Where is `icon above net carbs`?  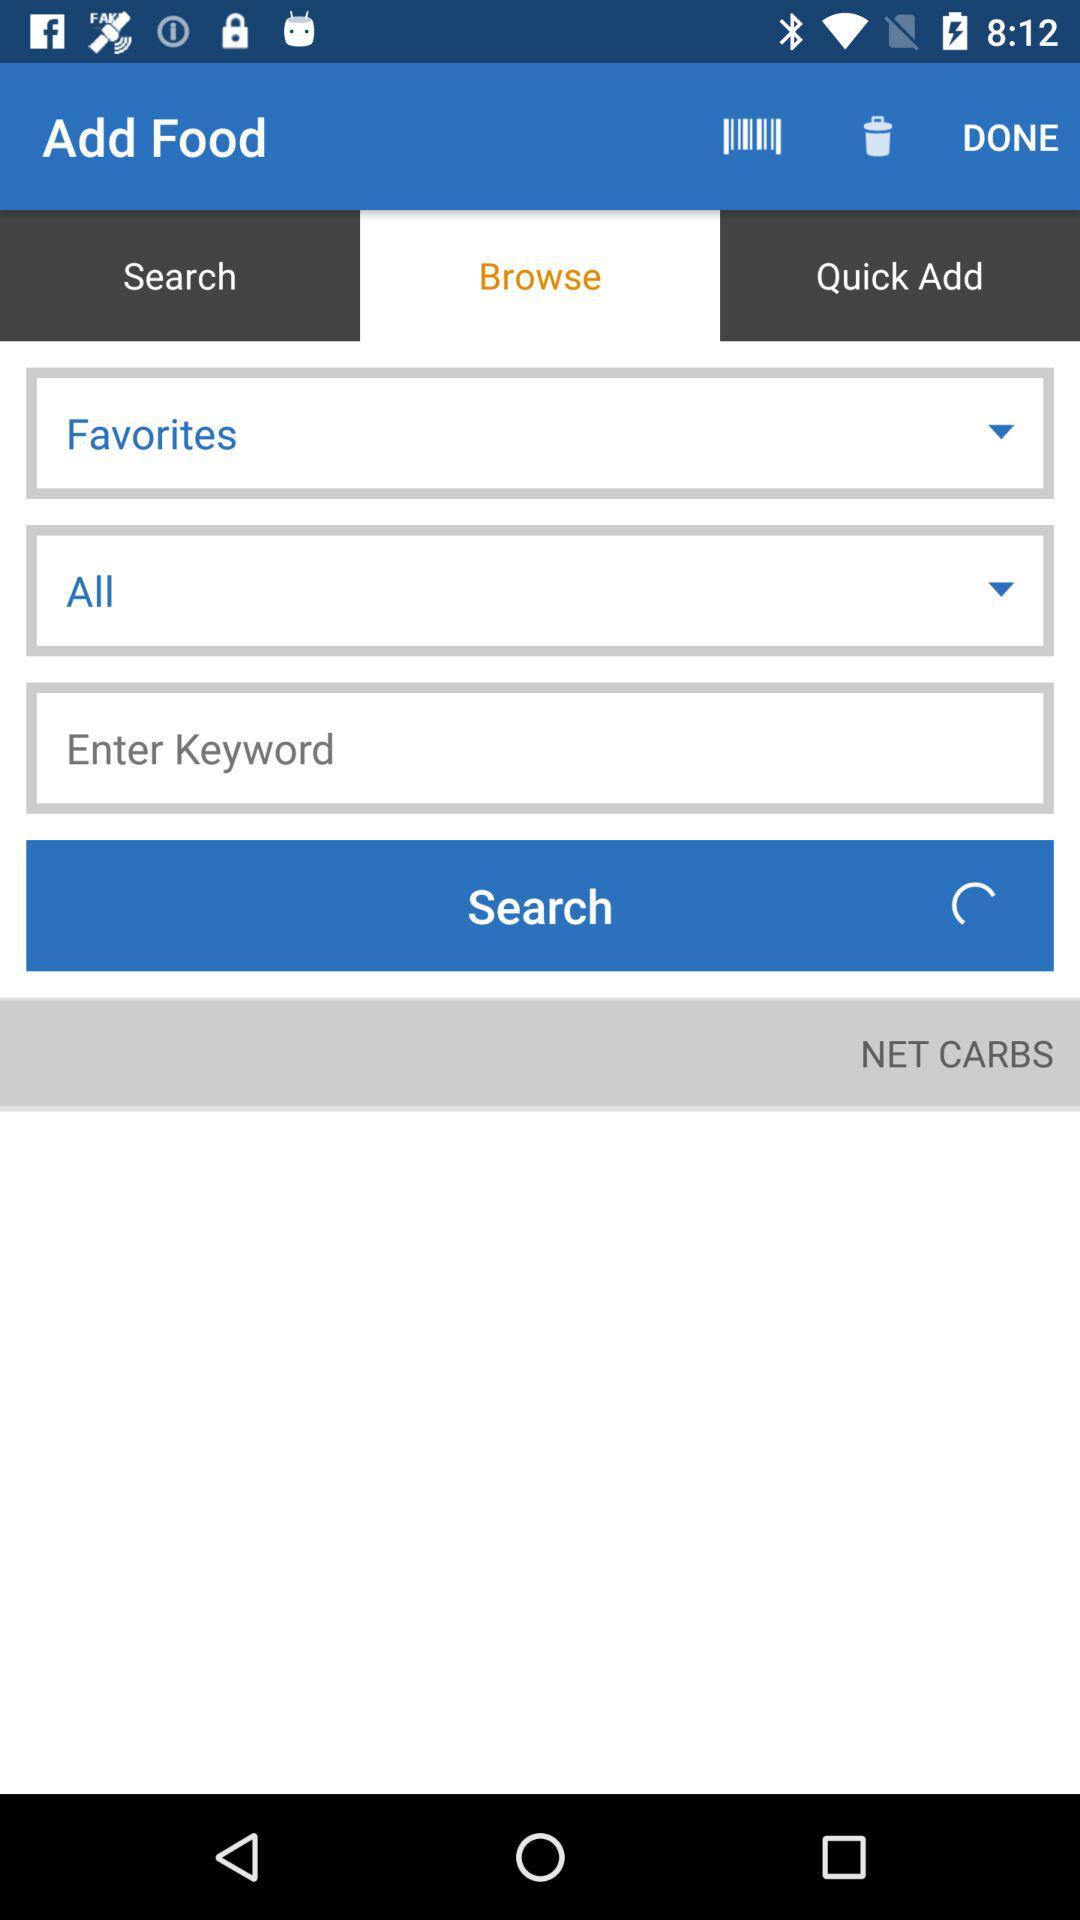
icon above net carbs is located at coordinates (974, 904).